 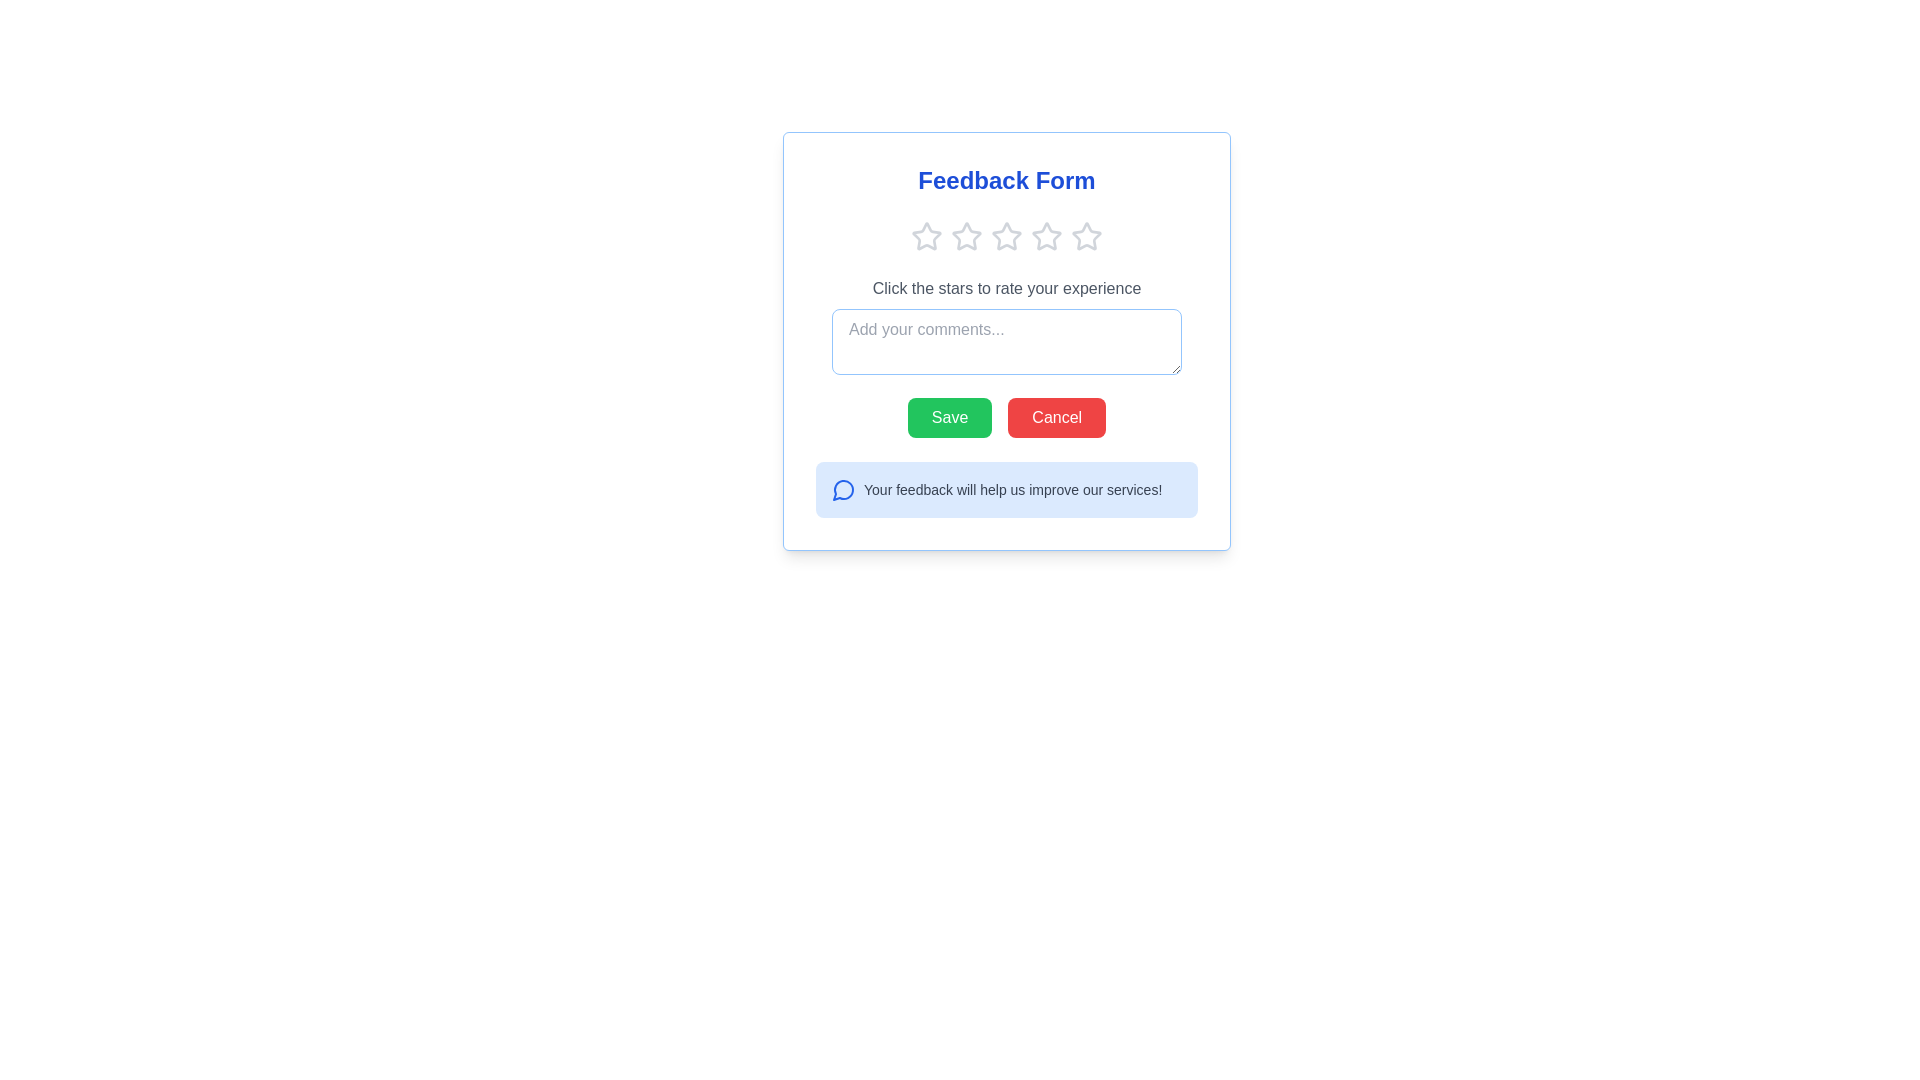 What do you see at coordinates (966, 235) in the screenshot?
I see `the third star icon in the rating control` at bounding box center [966, 235].